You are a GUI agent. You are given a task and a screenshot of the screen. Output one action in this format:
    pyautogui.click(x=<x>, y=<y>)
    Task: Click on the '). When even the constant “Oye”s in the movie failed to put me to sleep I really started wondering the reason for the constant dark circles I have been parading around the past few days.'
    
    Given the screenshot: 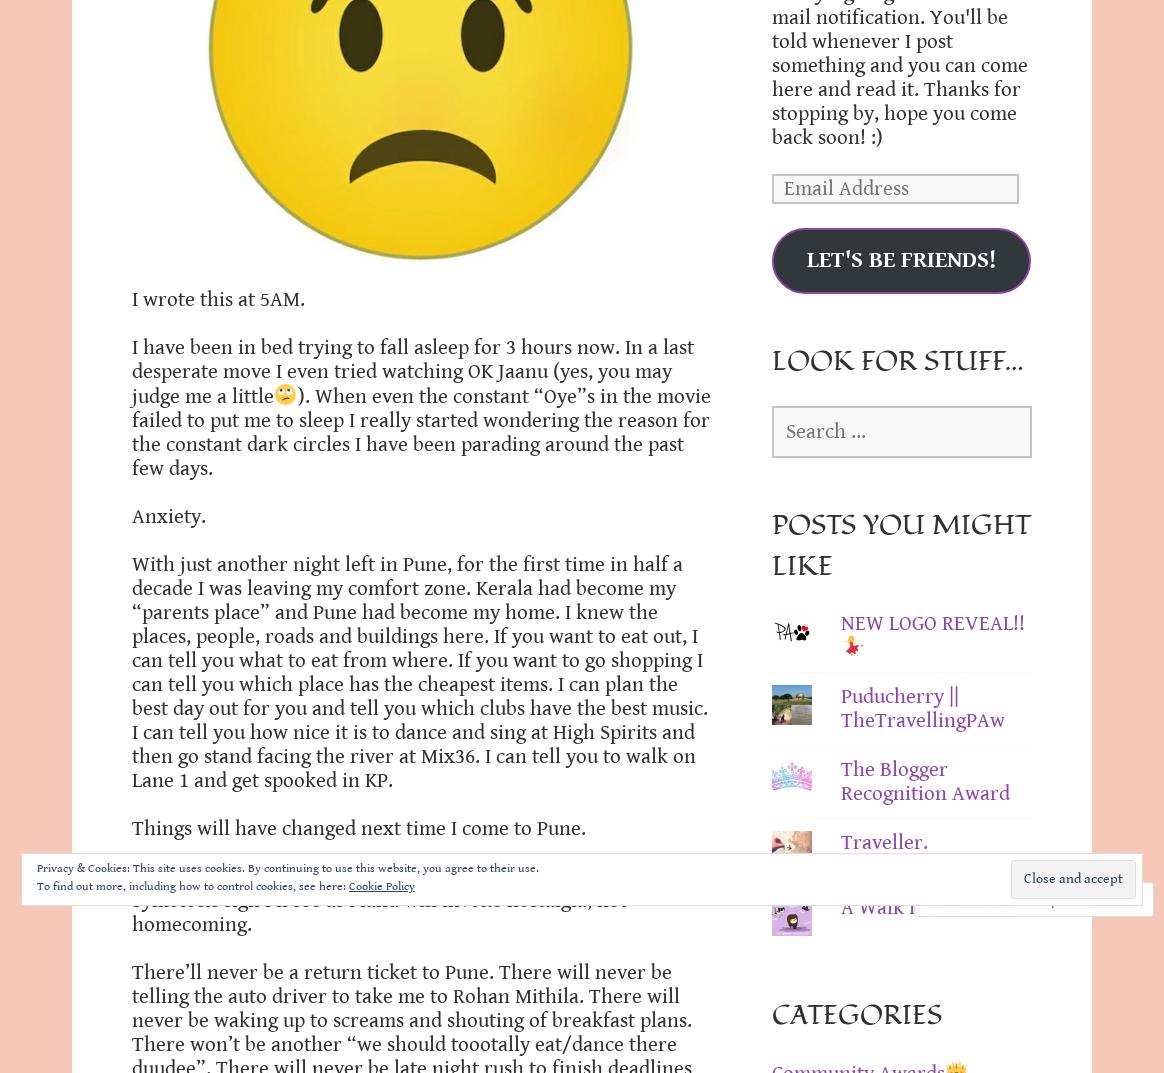 What is the action you would take?
    pyautogui.click(x=421, y=431)
    